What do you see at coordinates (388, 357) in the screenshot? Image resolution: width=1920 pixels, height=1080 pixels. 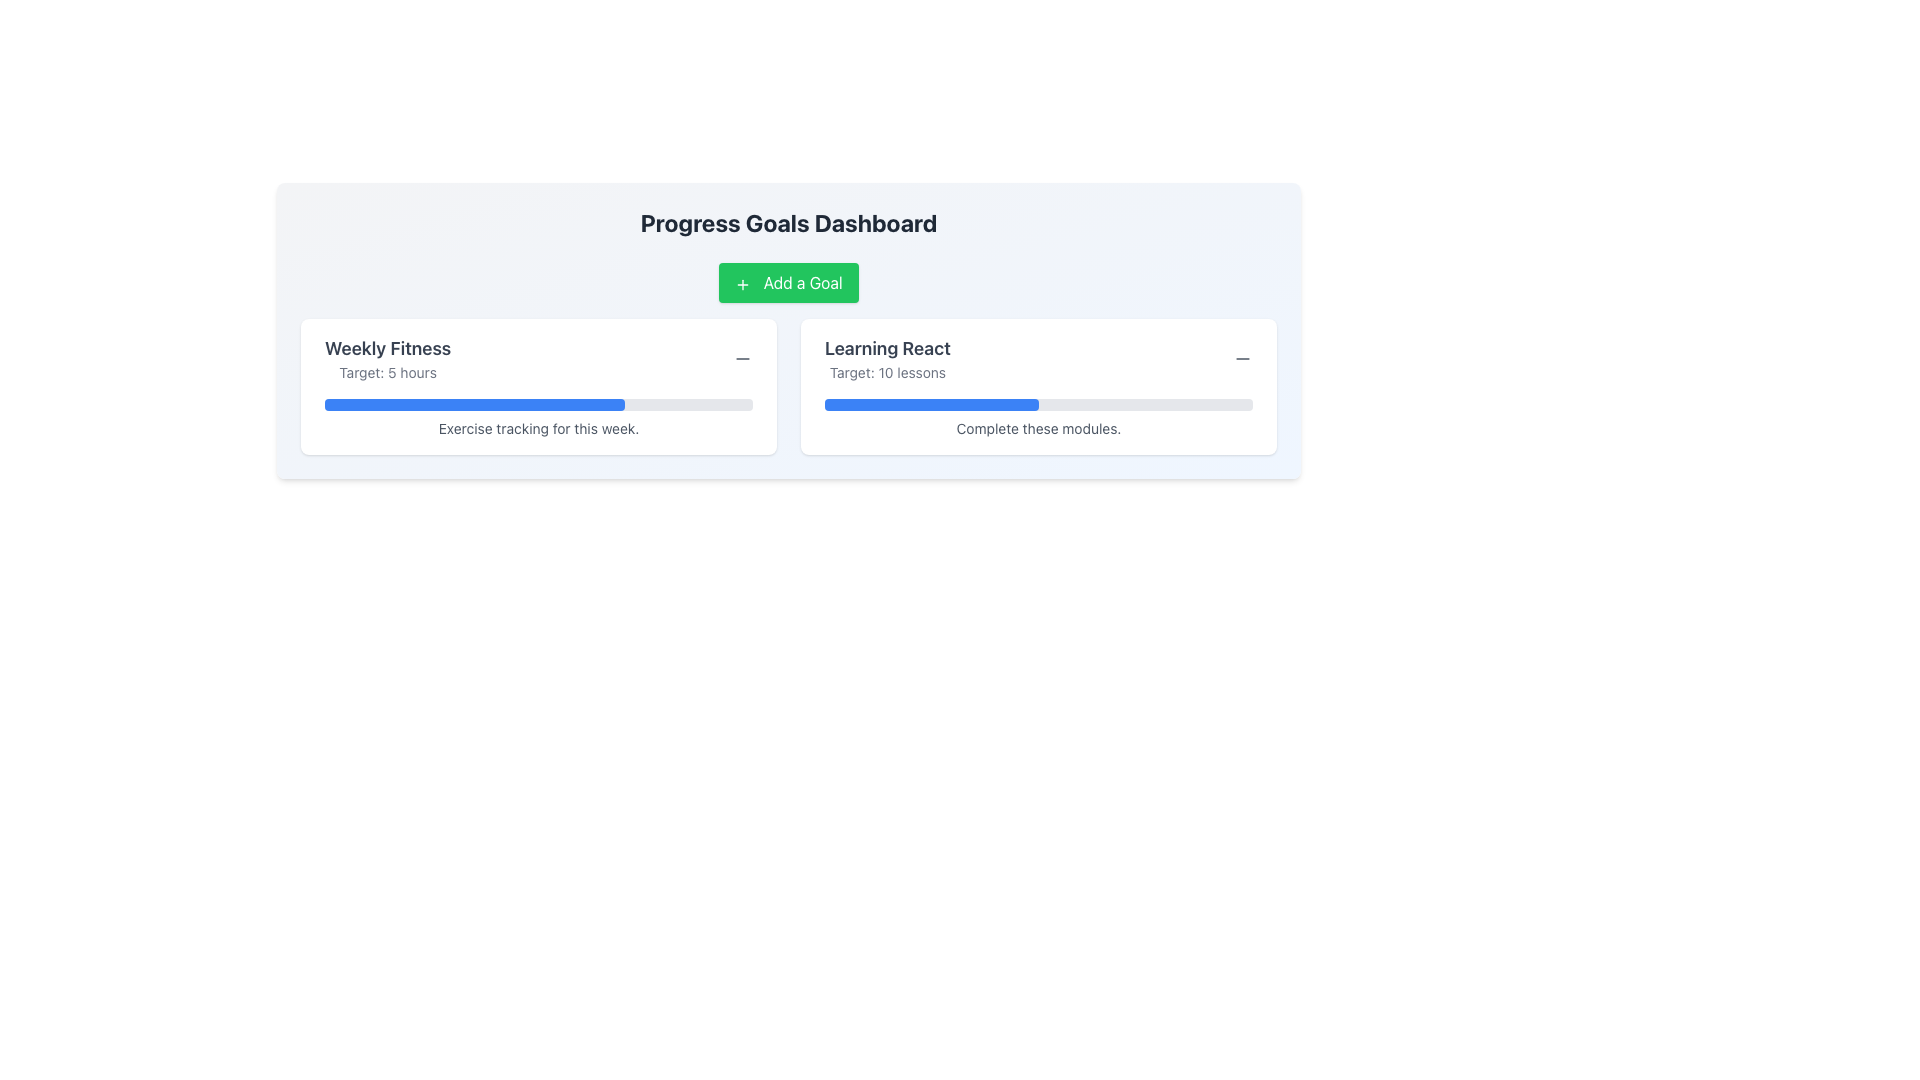 I see `the 'Weekly Fitness' text and header element, which displays 'Weekly Fitness' in a larger bold font and 'Target: 5 hours' in a smaller font, located above a progress bar and aligned with an interactive icon` at bounding box center [388, 357].